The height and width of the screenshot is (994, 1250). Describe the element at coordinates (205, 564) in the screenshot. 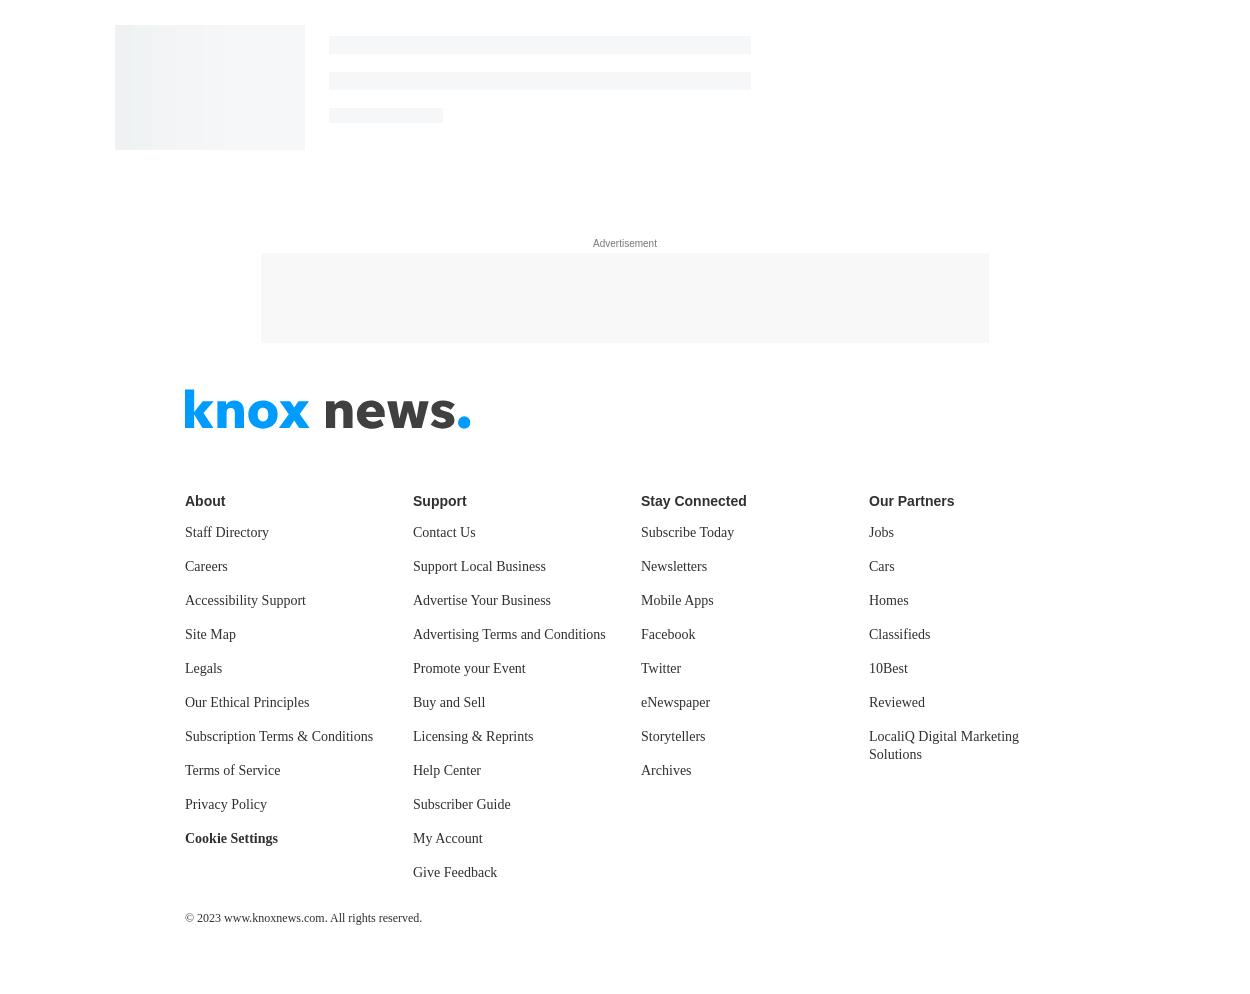

I see `'Careers'` at that location.